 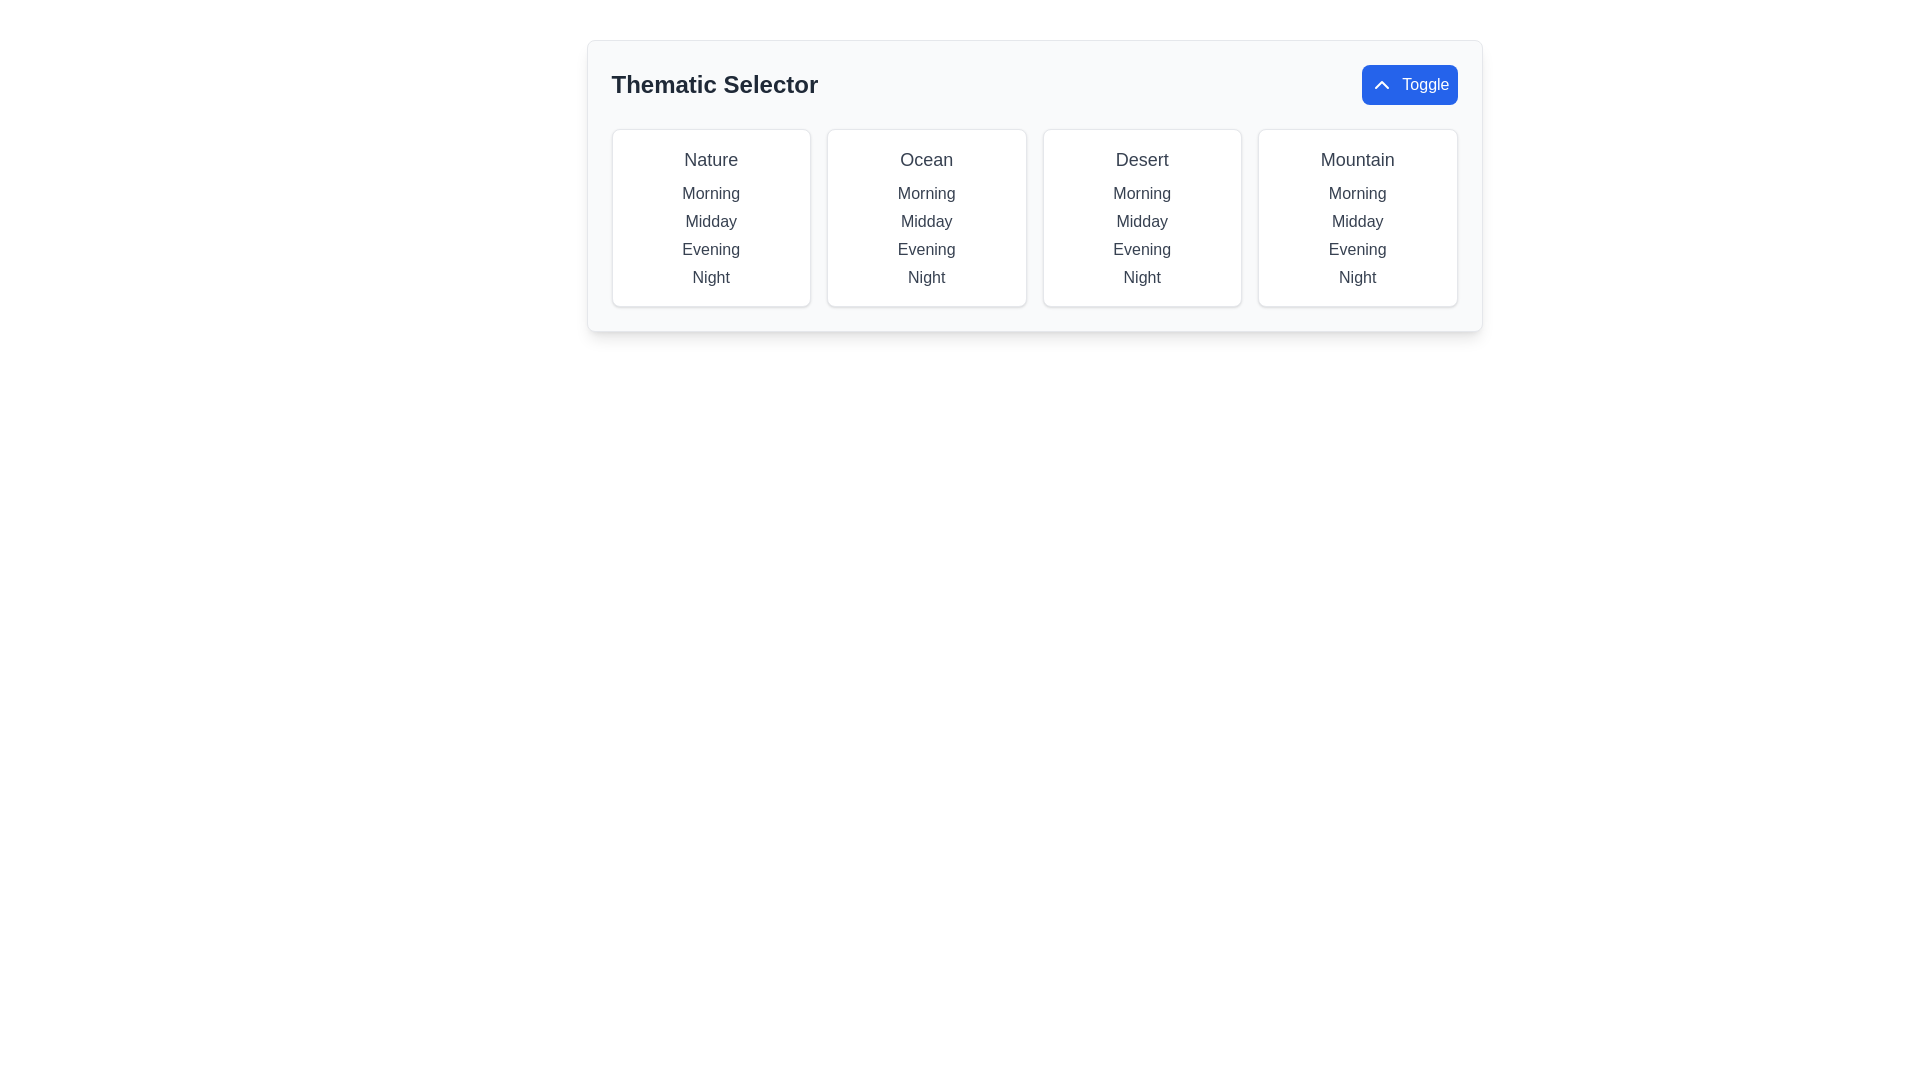 I want to click on the static text label indicating 'Midday' within the 'Ocean' section, which is the second item in a vertical list of time segments, so click(x=925, y=222).